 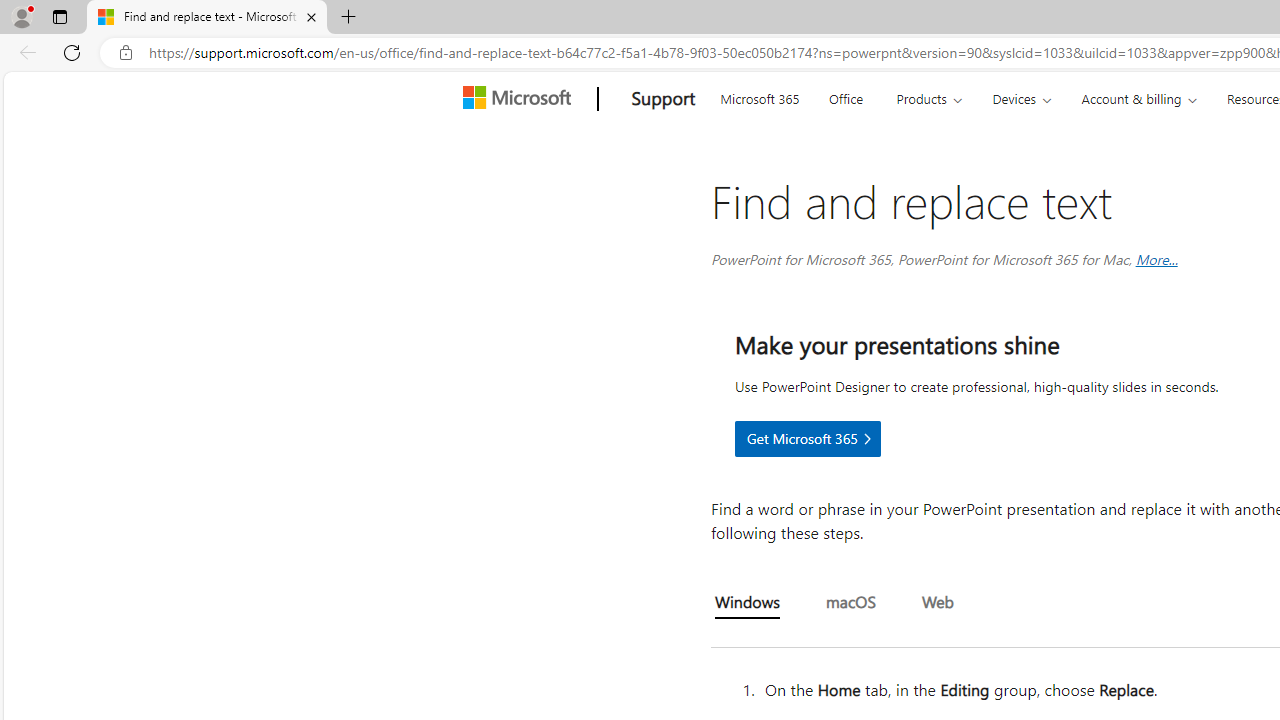 What do you see at coordinates (846, 96) in the screenshot?
I see `'Office'` at bounding box center [846, 96].